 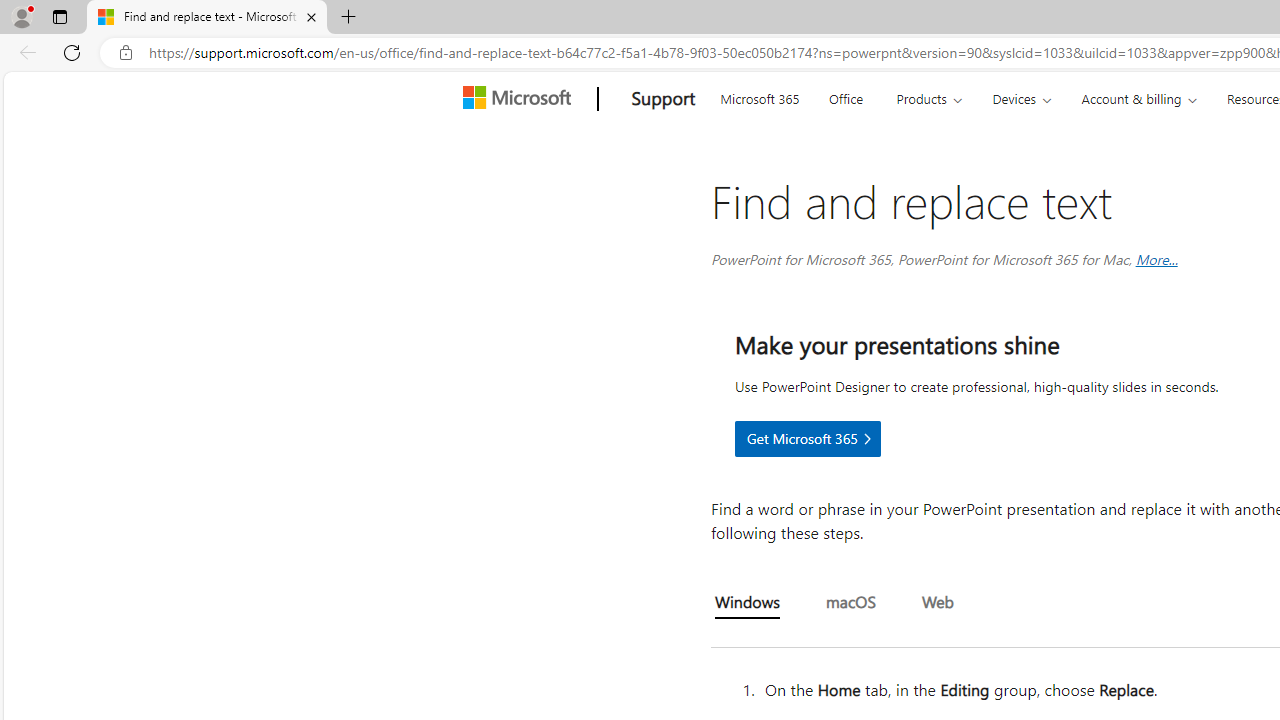 What do you see at coordinates (846, 96) in the screenshot?
I see `'Office'` at bounding box center [846, 96].